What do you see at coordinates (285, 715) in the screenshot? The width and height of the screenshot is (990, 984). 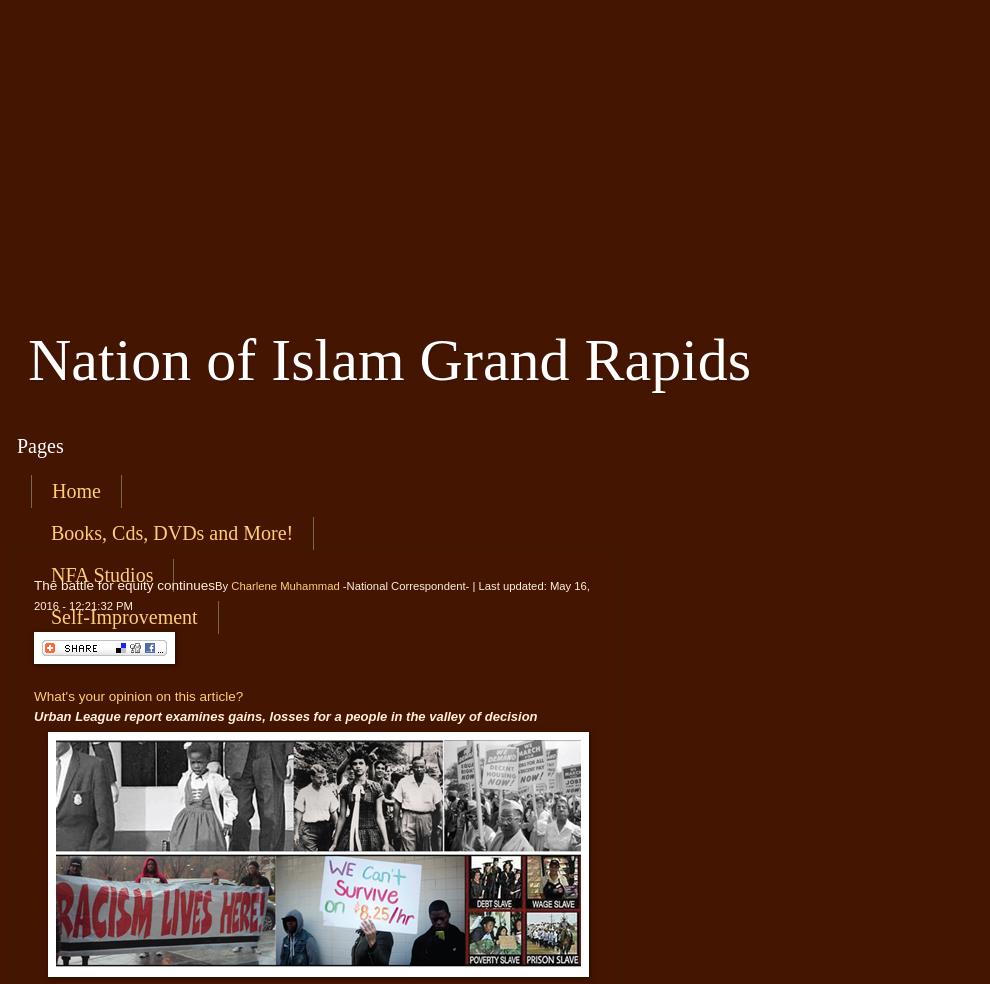 I see `'Urban League report examines gains, losses for a people in the valley of decision'` at bounding box center [285, 715].